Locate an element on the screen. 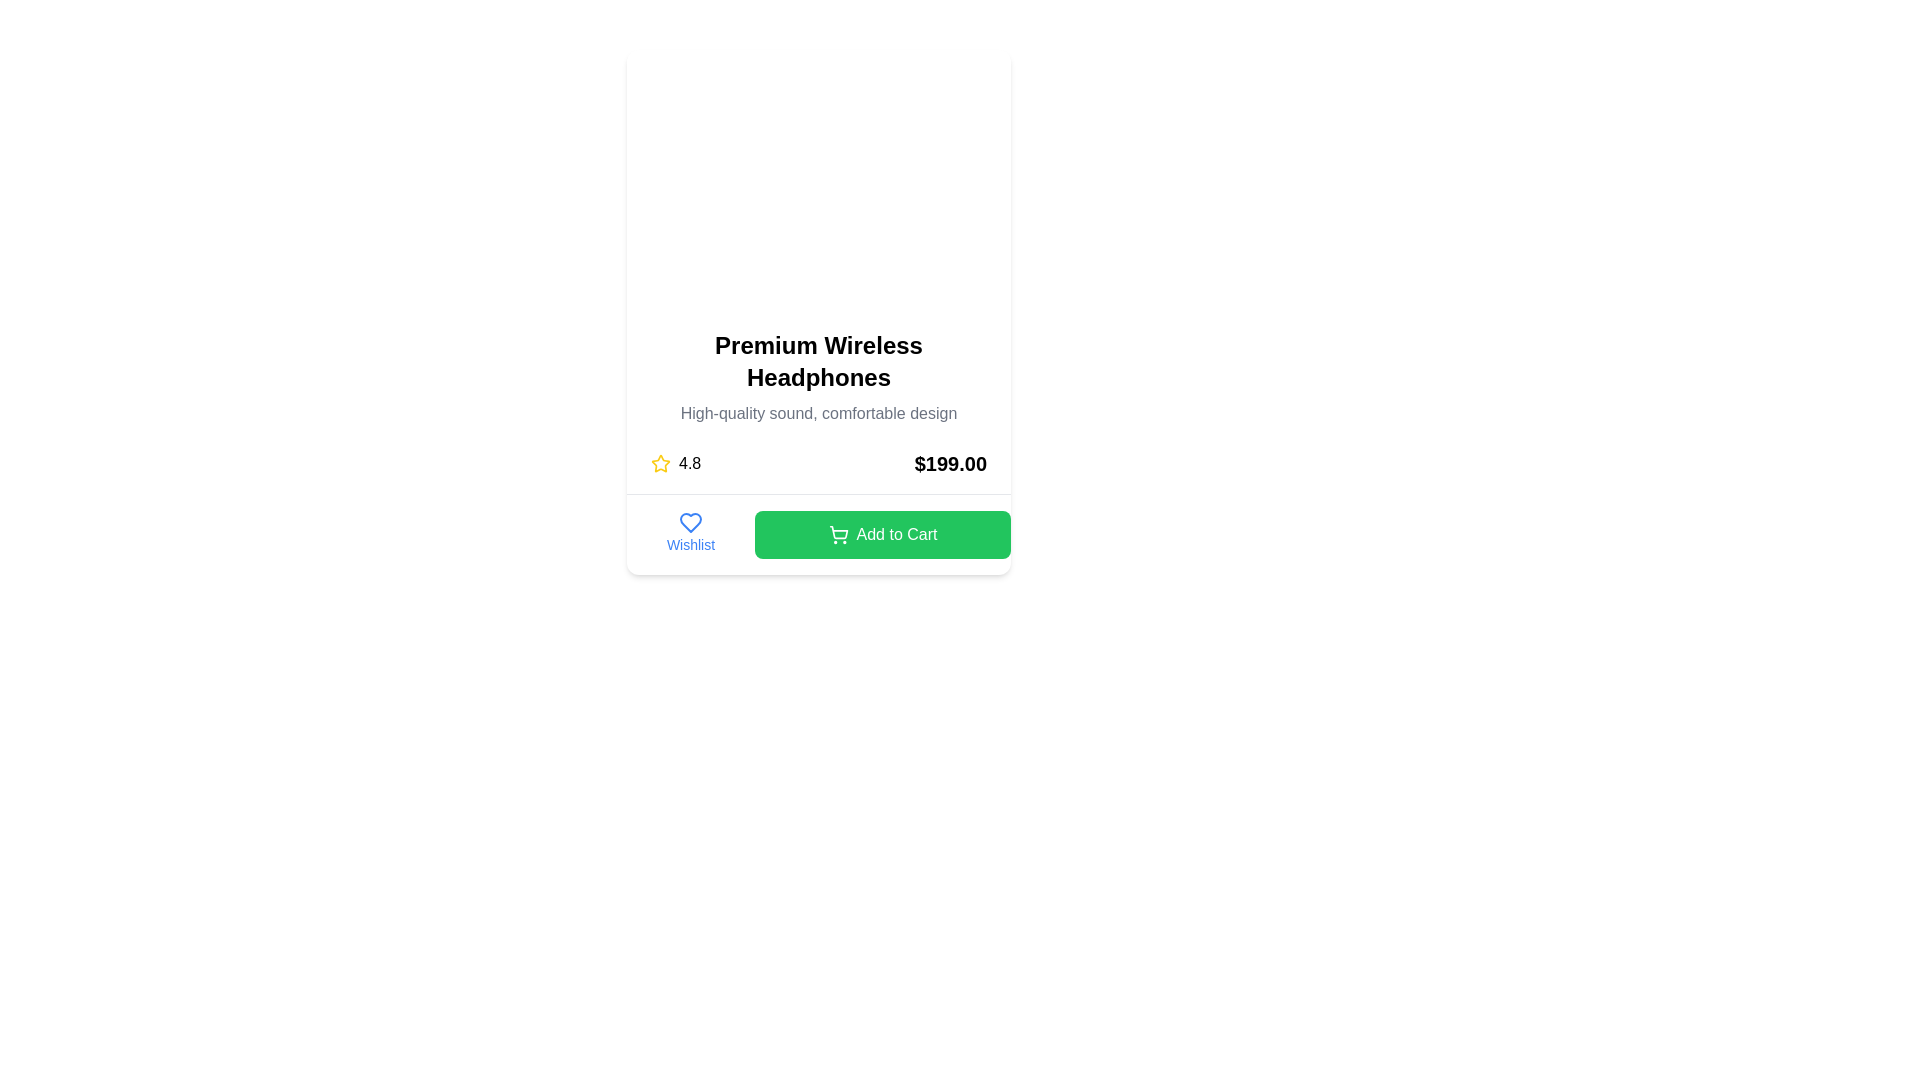 This screenshot has height=1080, width=1920. text label displaying 'Wishlist', which is styled in blue and located below a heart icon in the product card layout is located at coordinates (691, 544).